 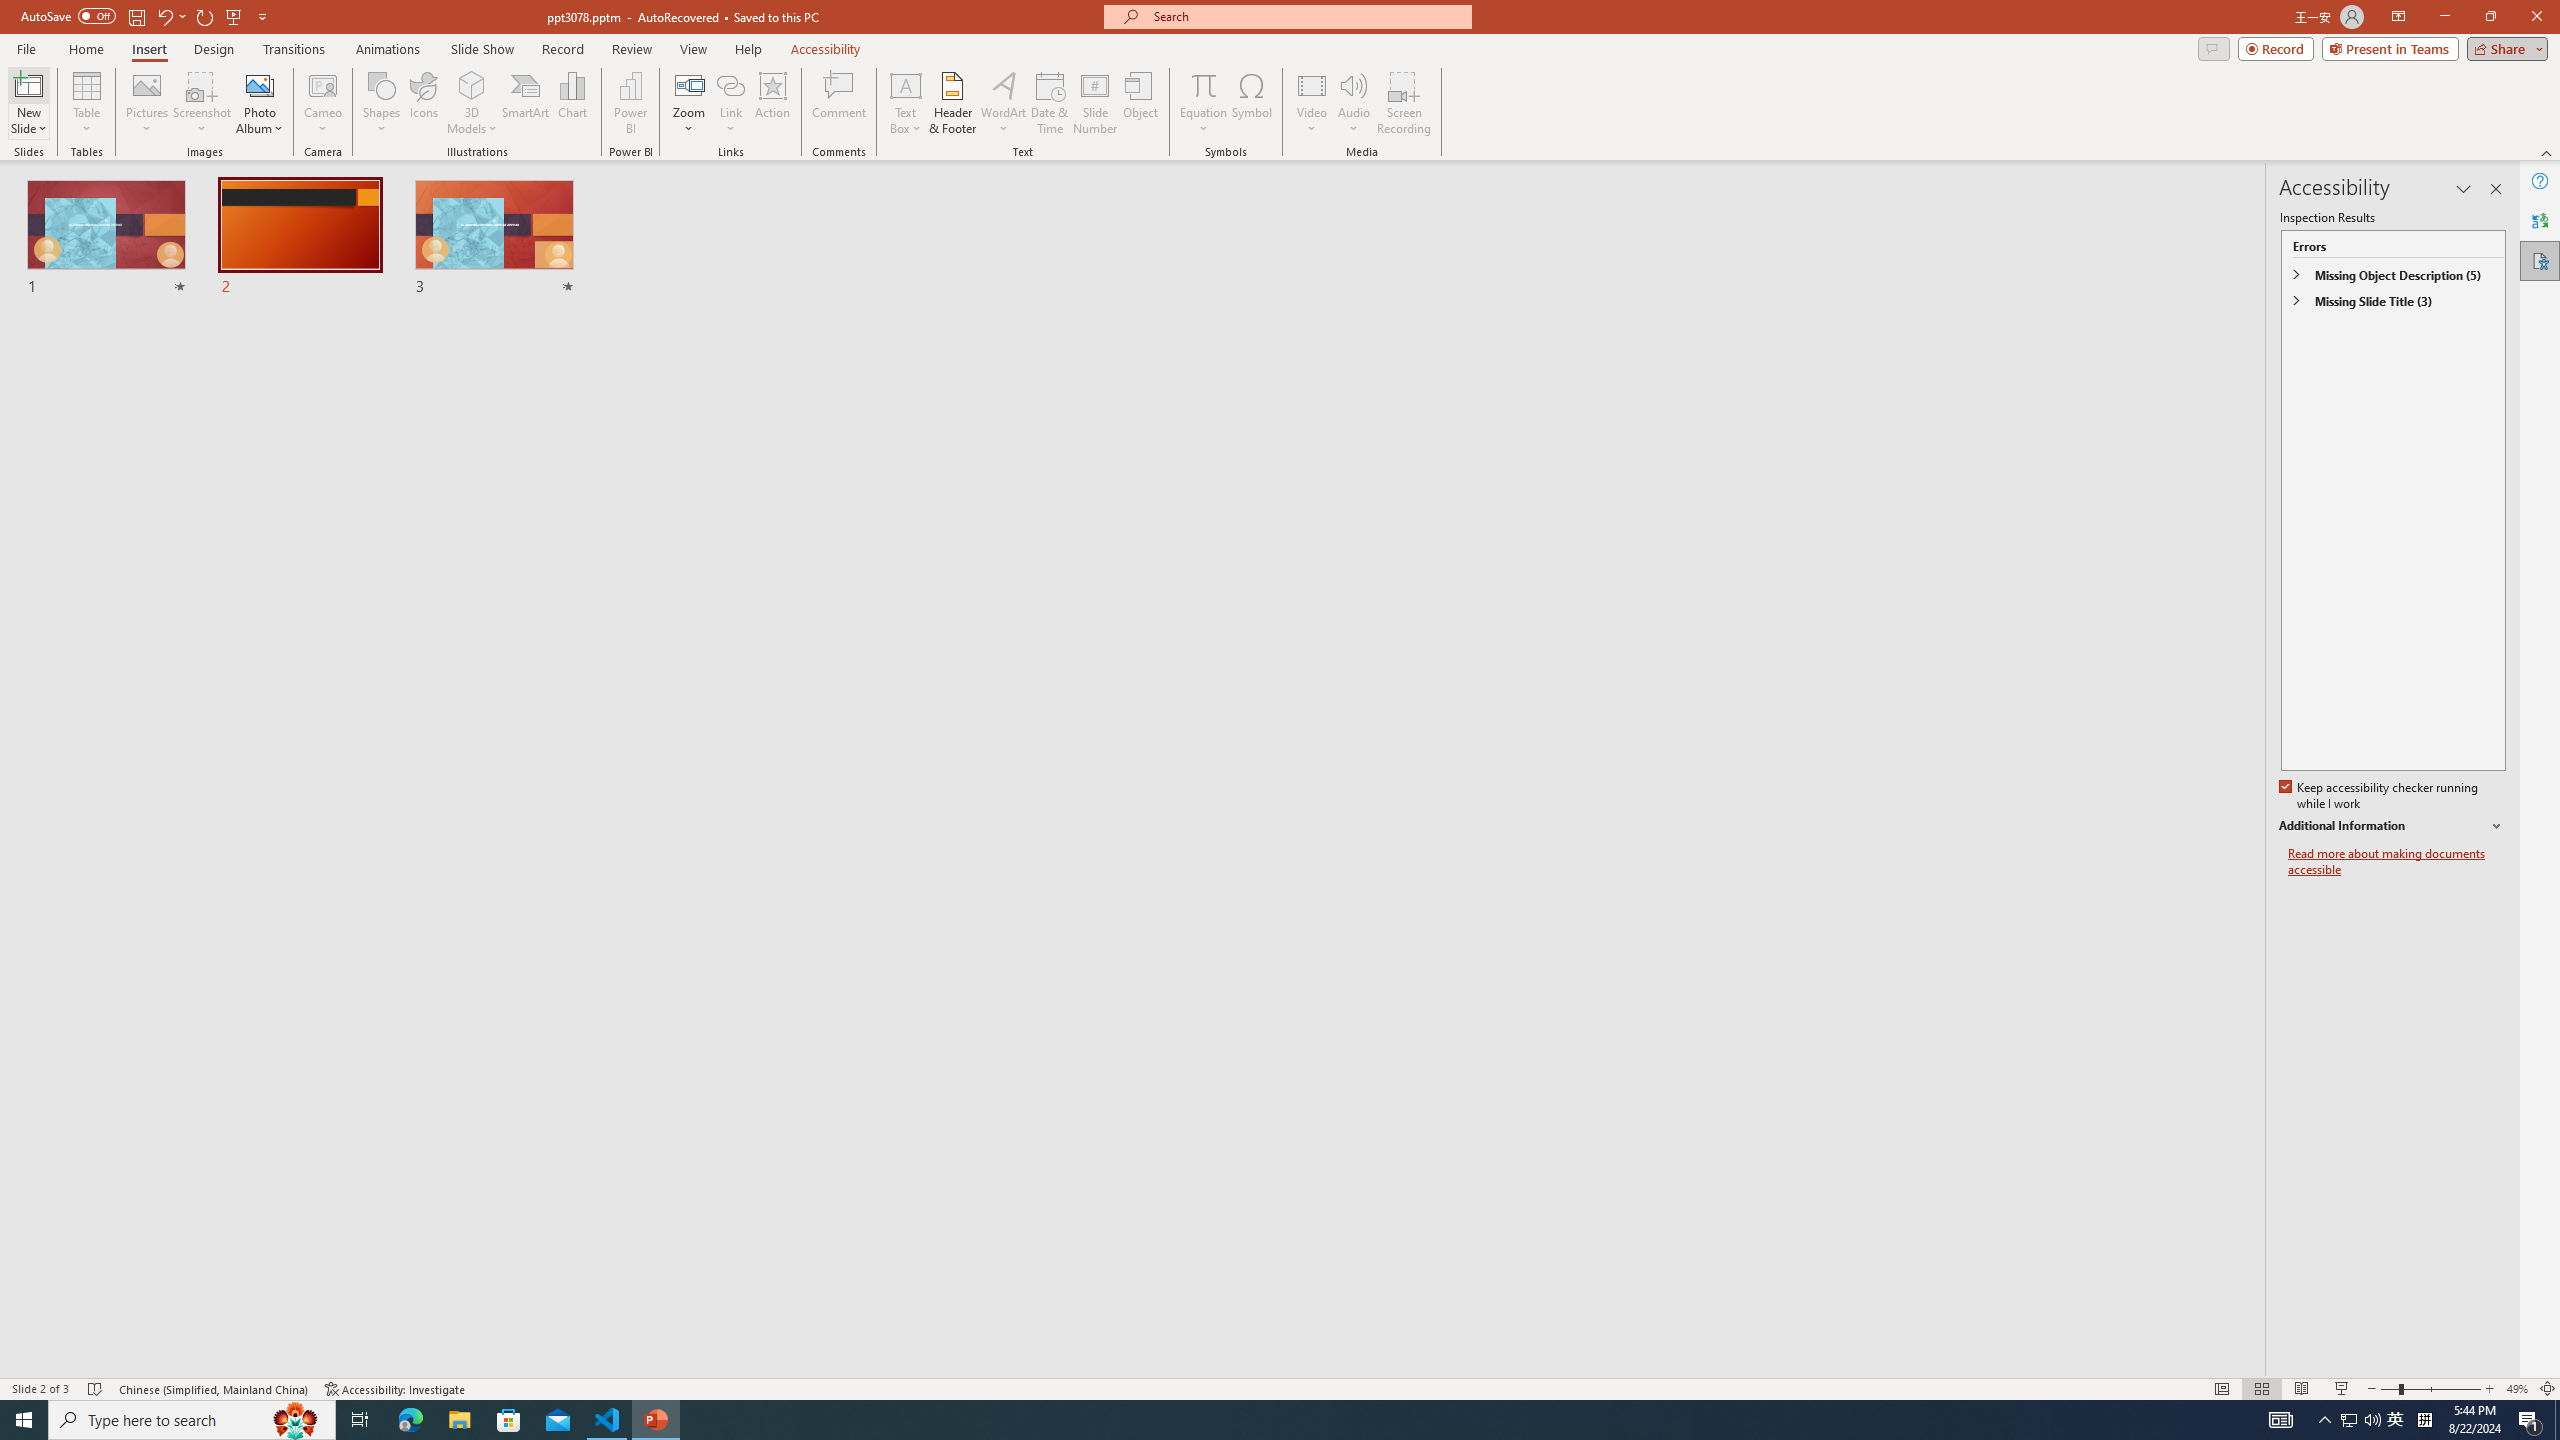 What do you see at coordinates (2516, 1389) in the screenshot?
I see `'Zoom 49%'` at bounding box center [2516, 1389].